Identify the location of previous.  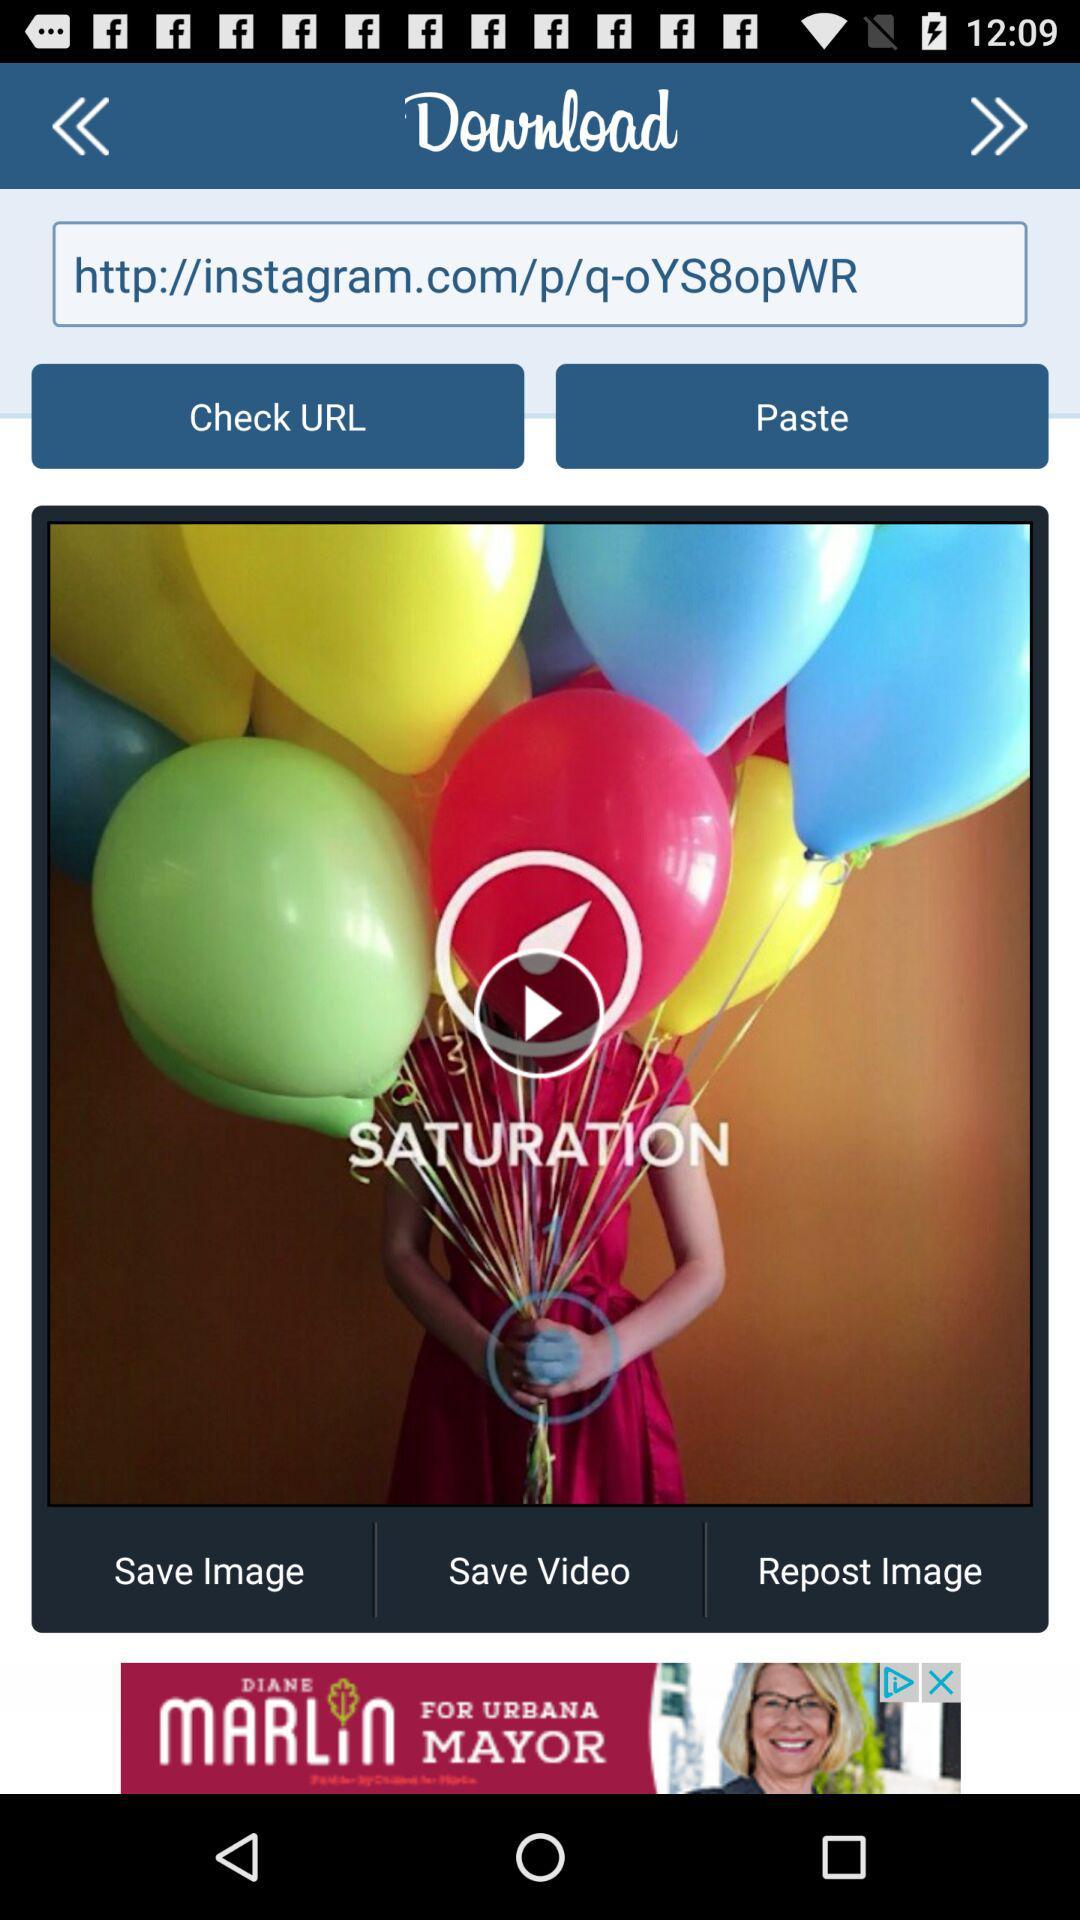
(79, 124).